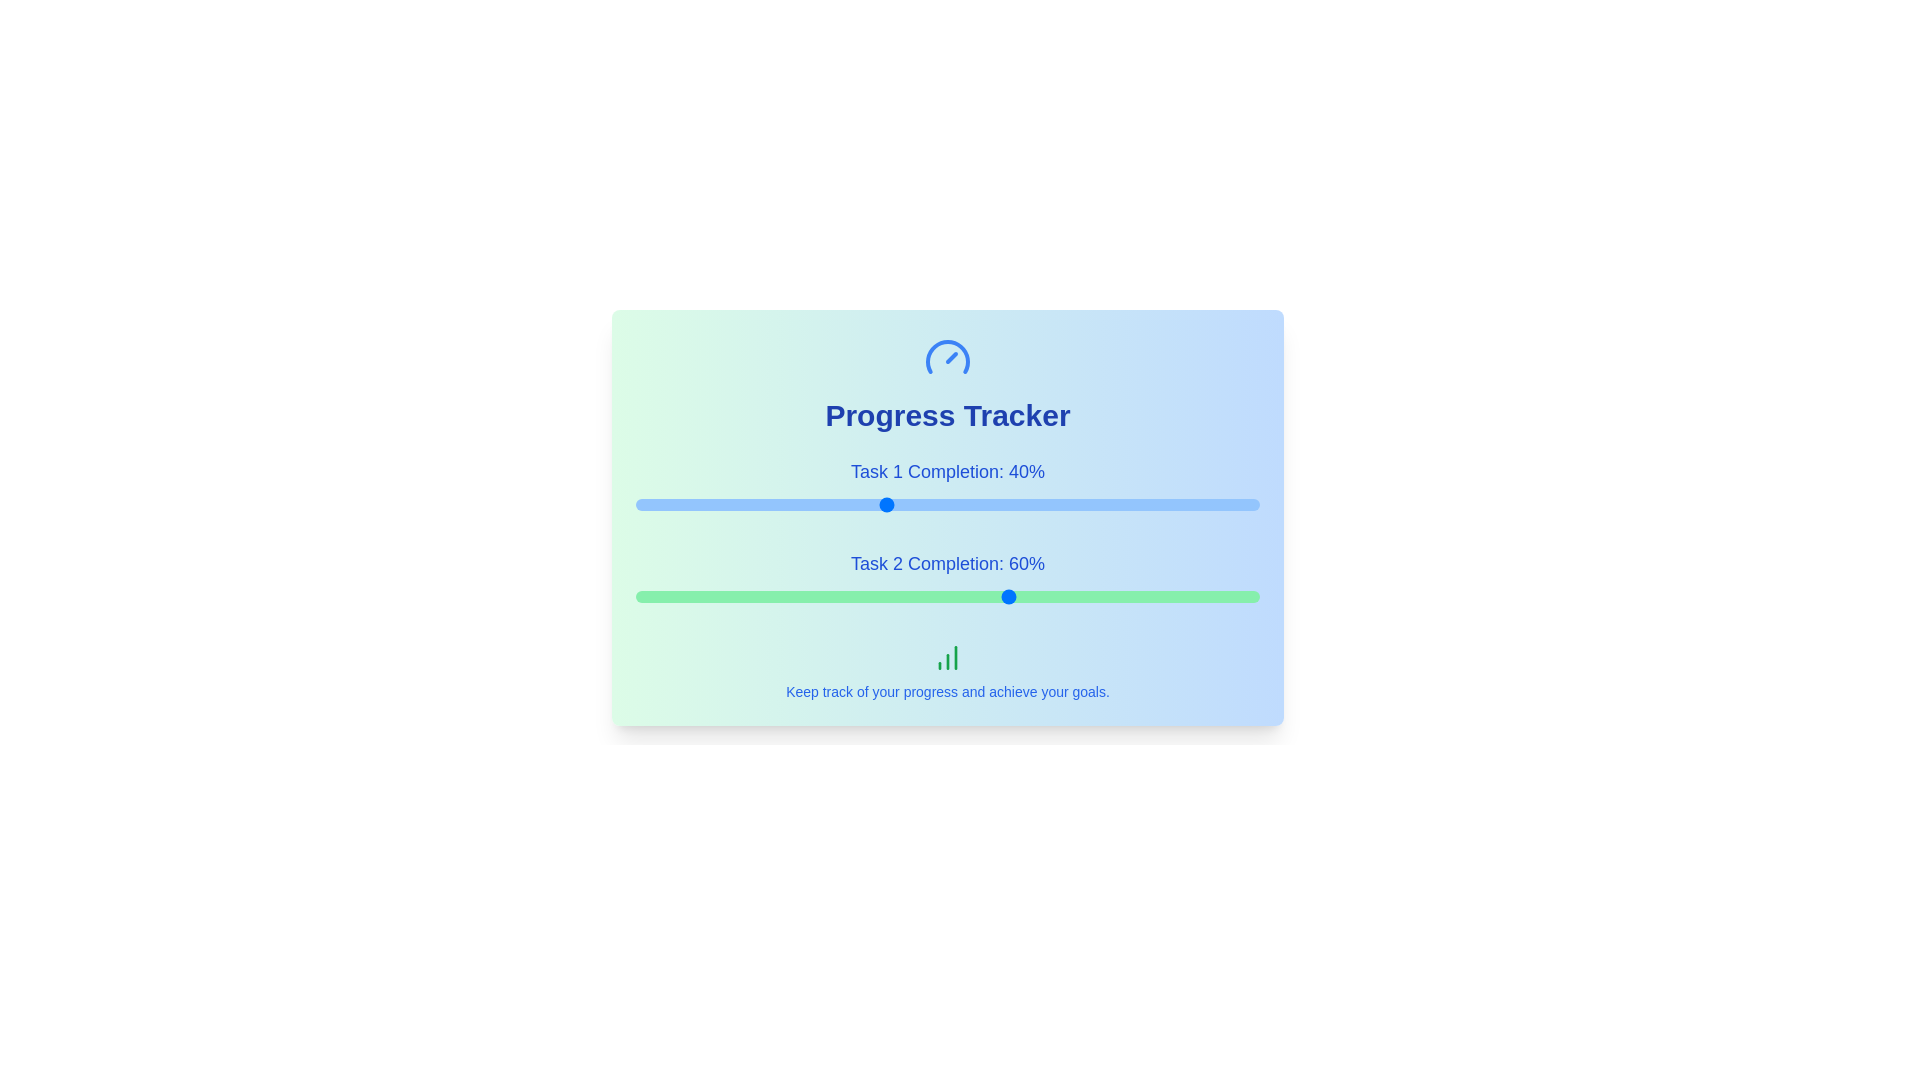  I want to click on the progress bars in the Progress bar group titled 'Task 1 Completion' and 'Task 2 Completion', so click(947, 532).